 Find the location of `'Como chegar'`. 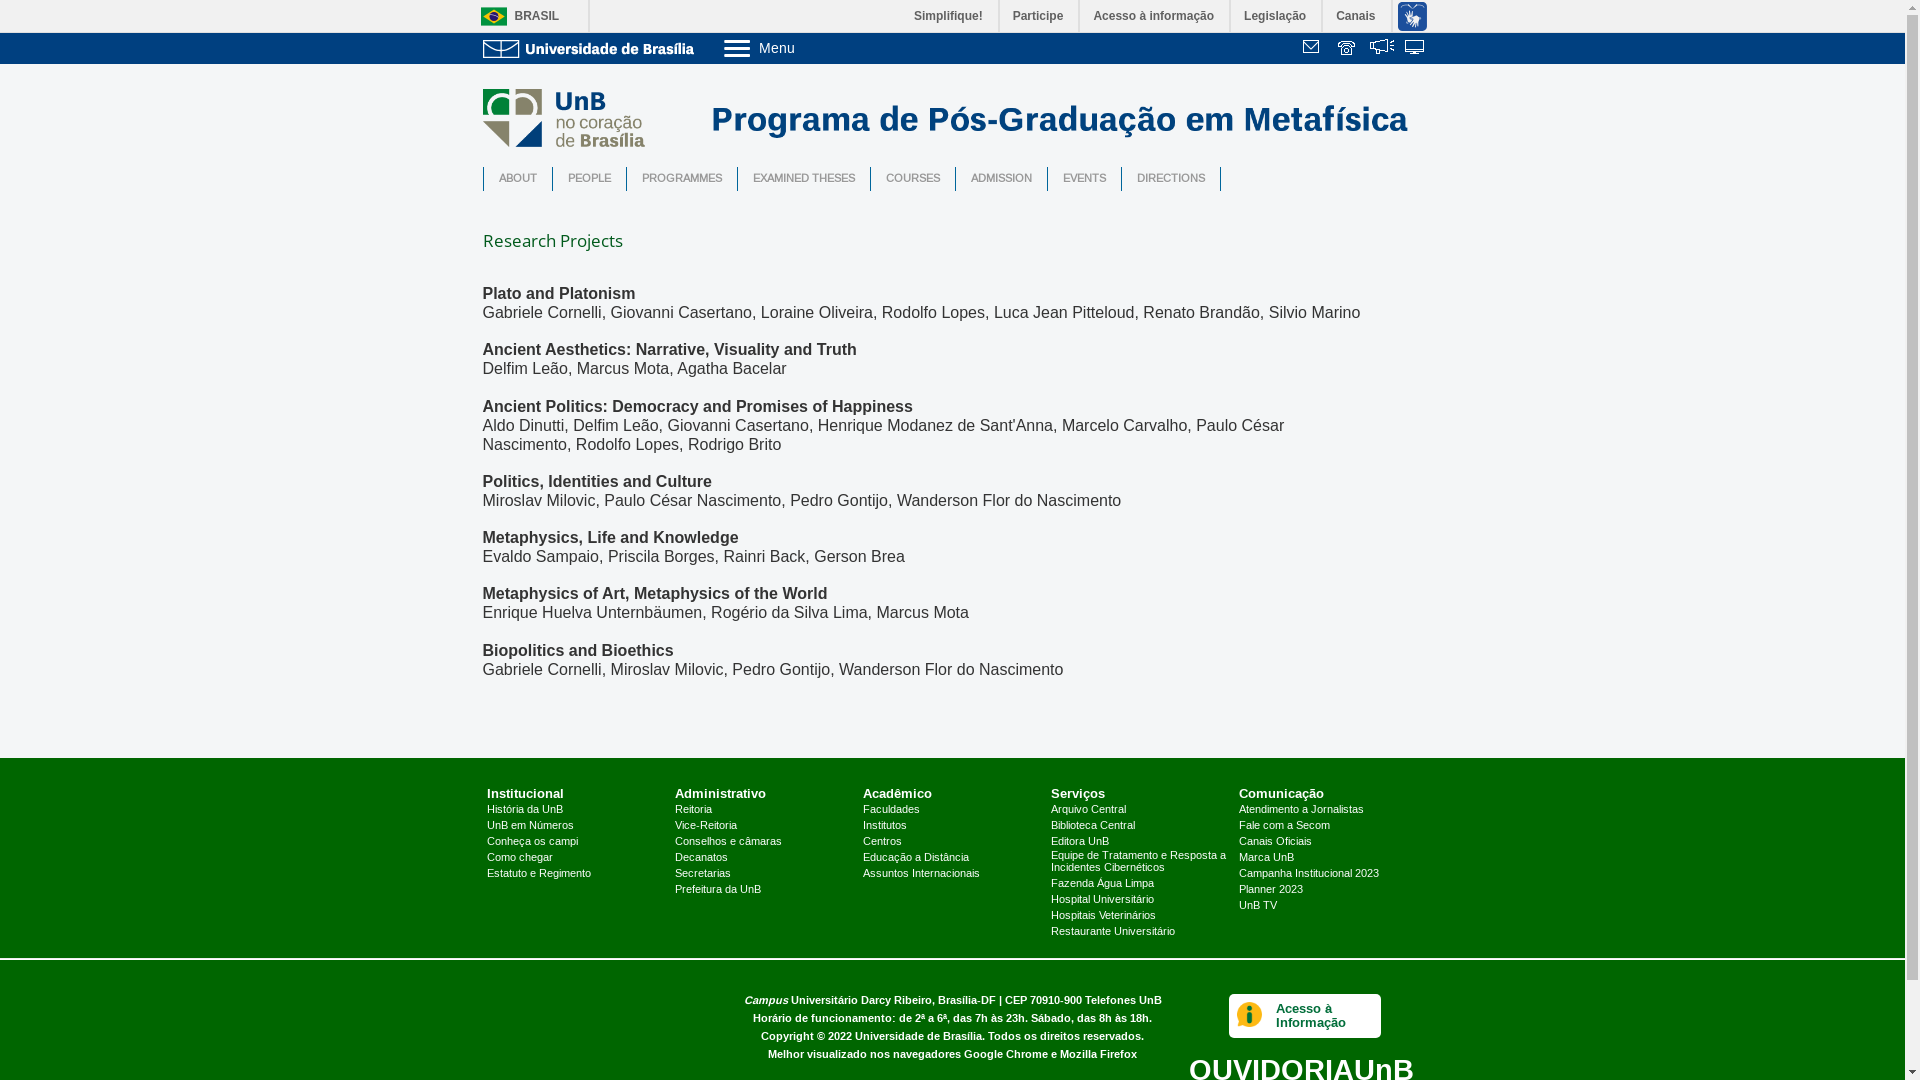

'Como chegar' is located at coordinates (486, 856).